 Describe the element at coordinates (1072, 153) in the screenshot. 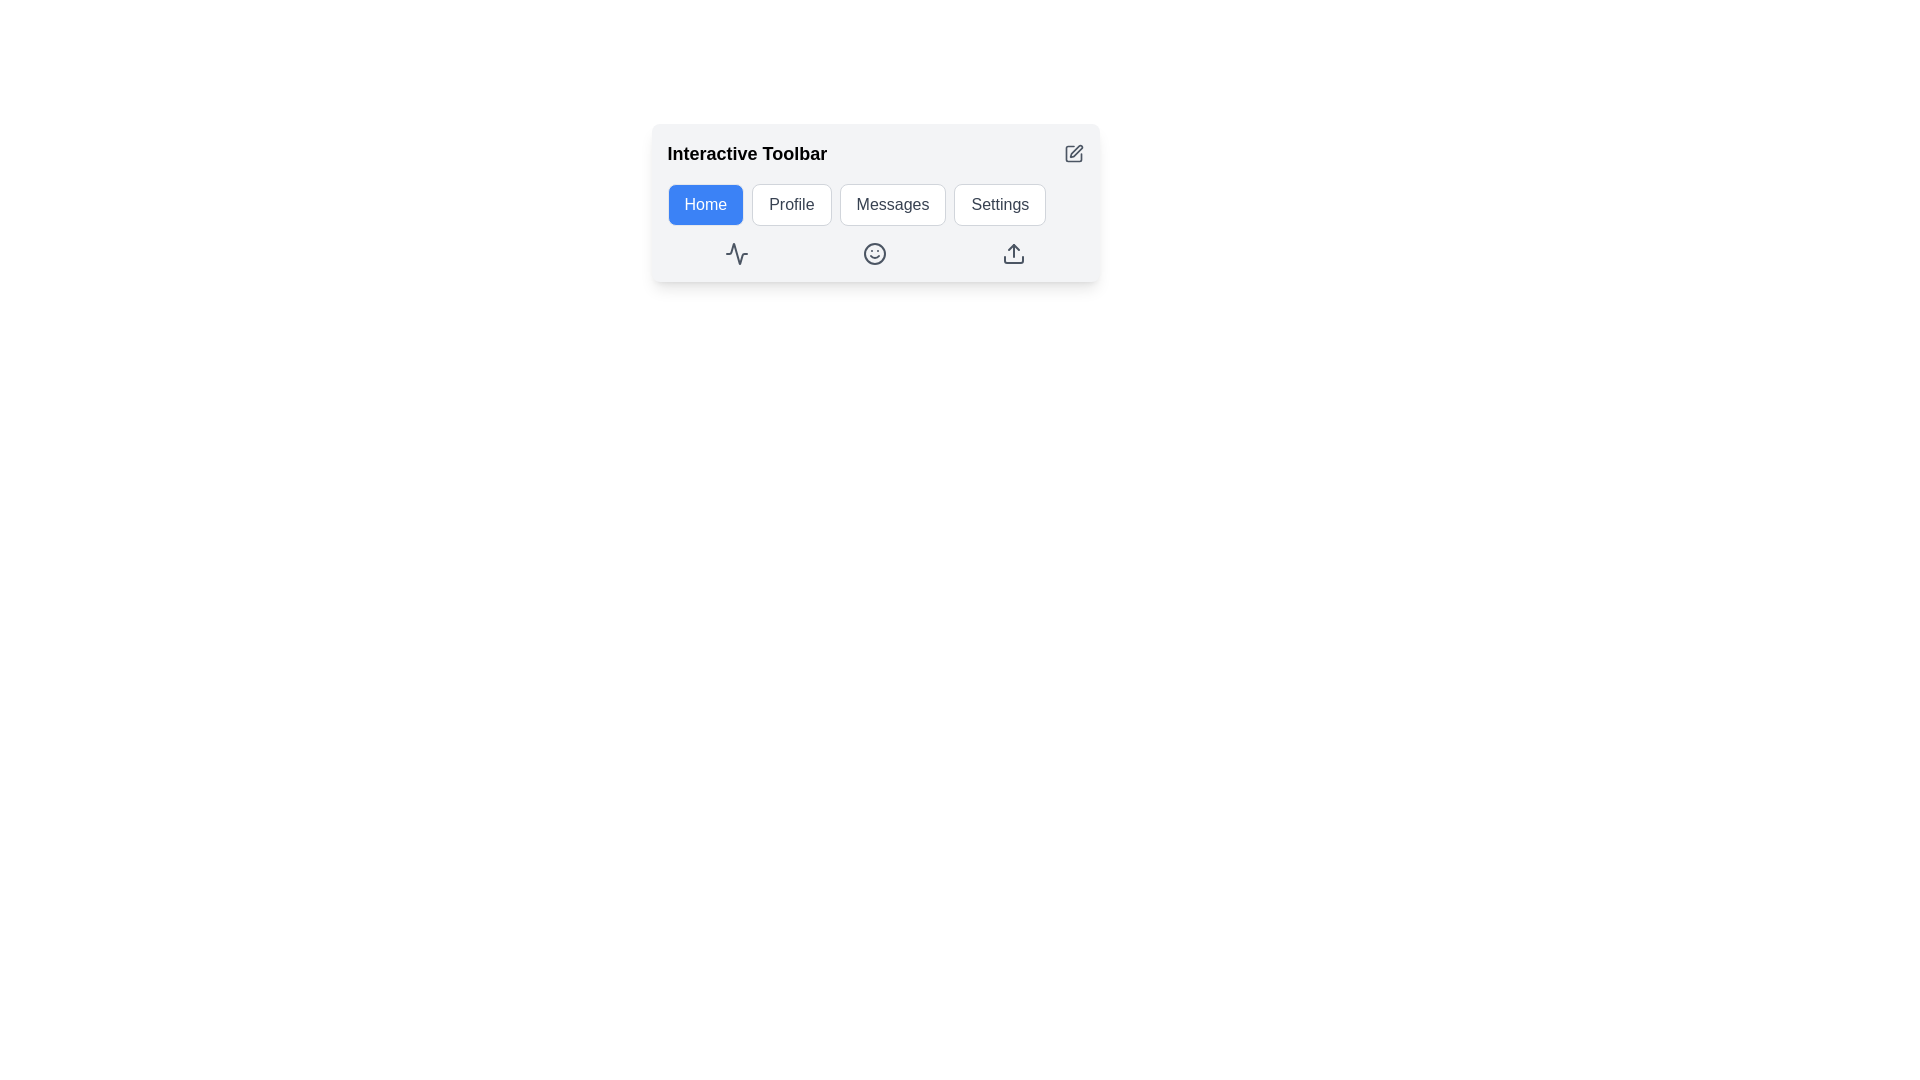

I see `the edit action icon button located at the top-right corner of the 'Interactive Toolbar', which is represented by a pencil icon` at that location.